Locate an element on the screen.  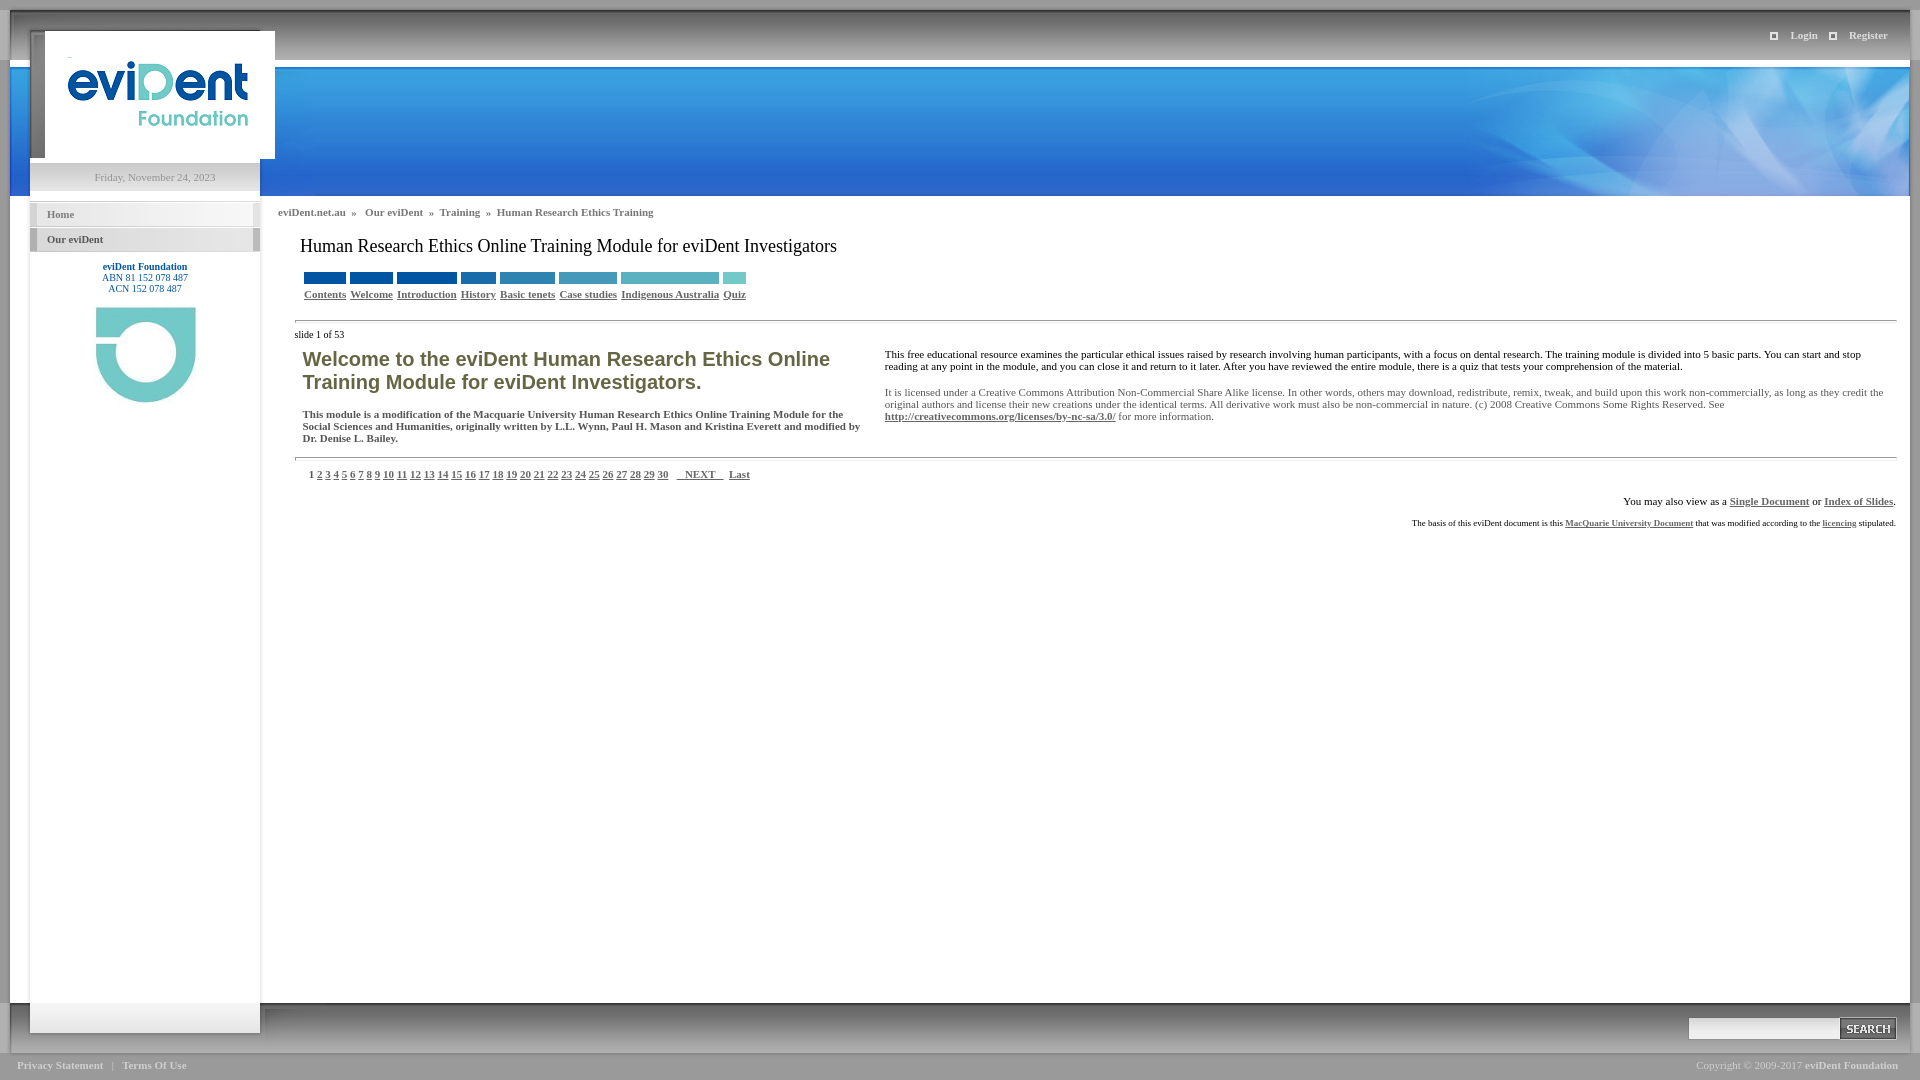
'Human Research Ethics Training' is located at coordinates (574, 212).